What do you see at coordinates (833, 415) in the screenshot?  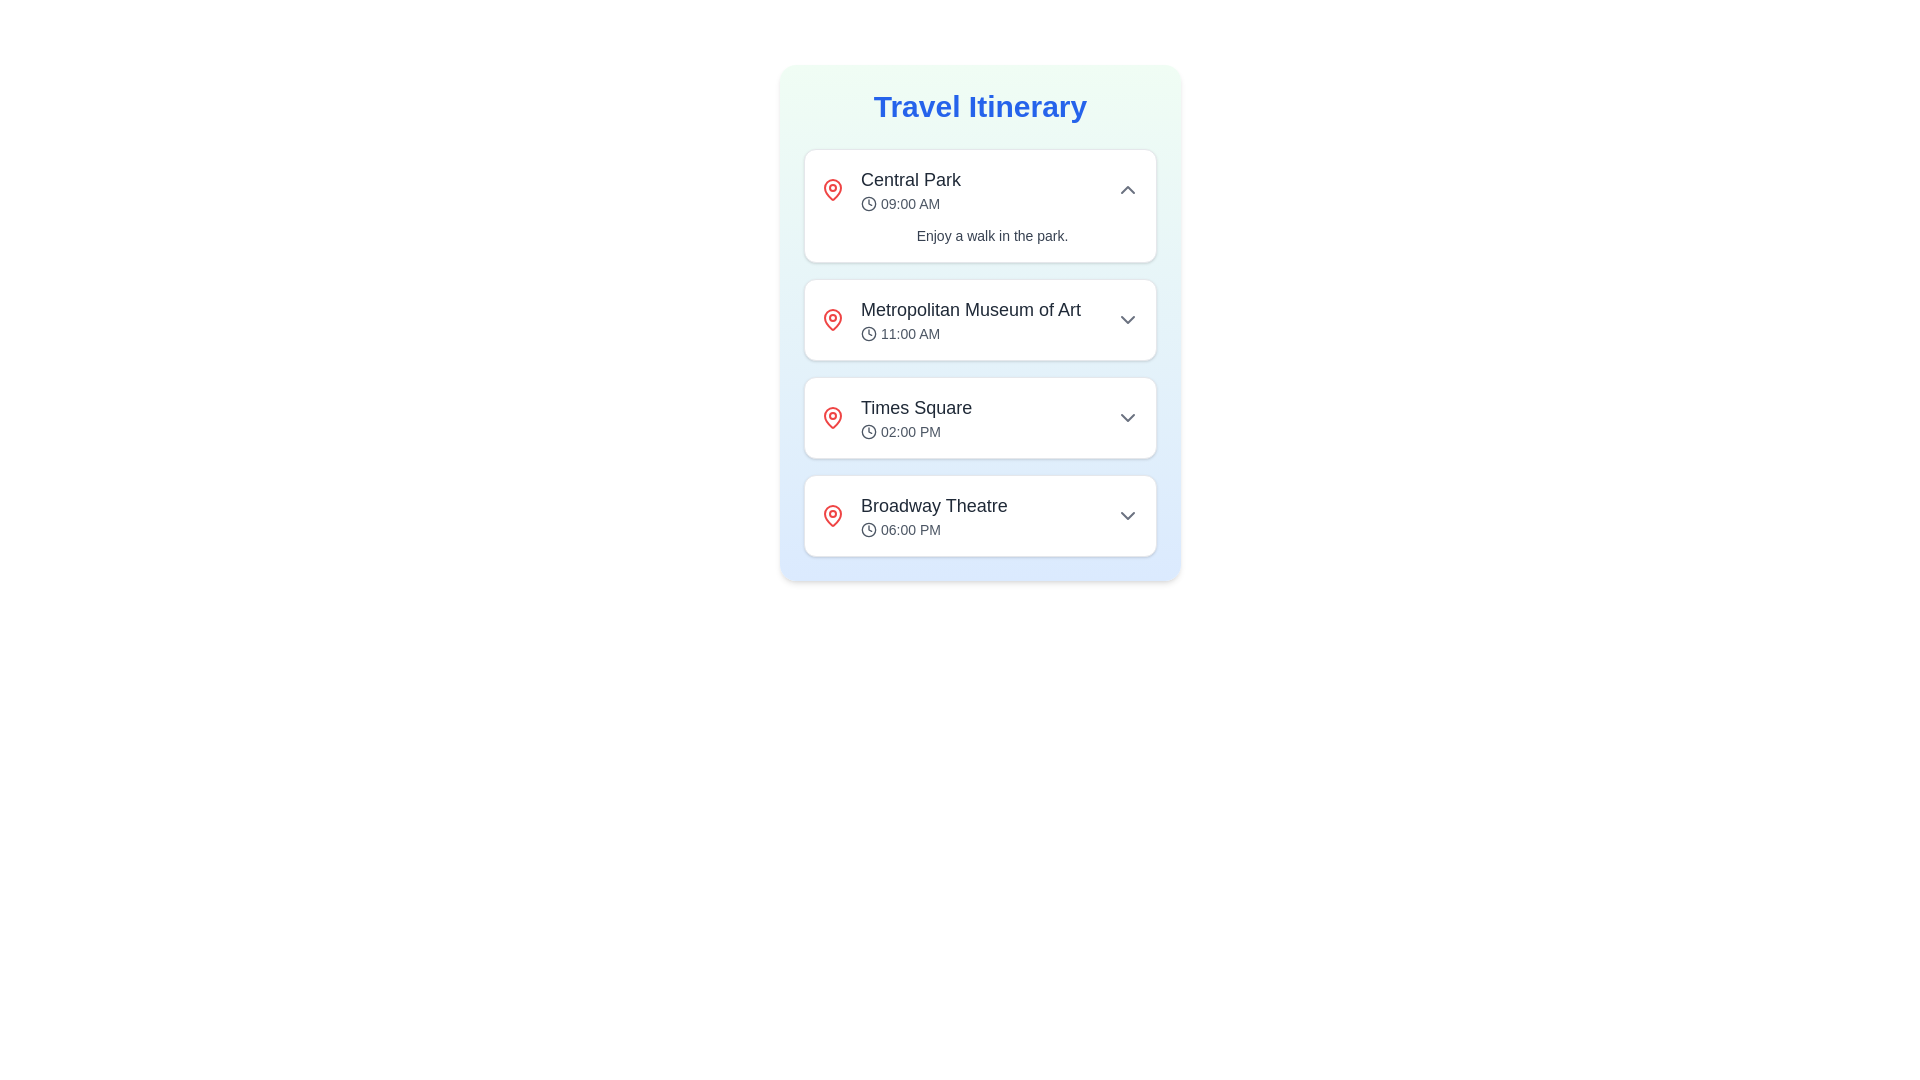 I see `the decorative or functional indicator icon for 'Times Square', which is located in the third entry of the 'Travel Itinerary' list, to the left of the text 'Times Square'` at bounding box center [833, 415].